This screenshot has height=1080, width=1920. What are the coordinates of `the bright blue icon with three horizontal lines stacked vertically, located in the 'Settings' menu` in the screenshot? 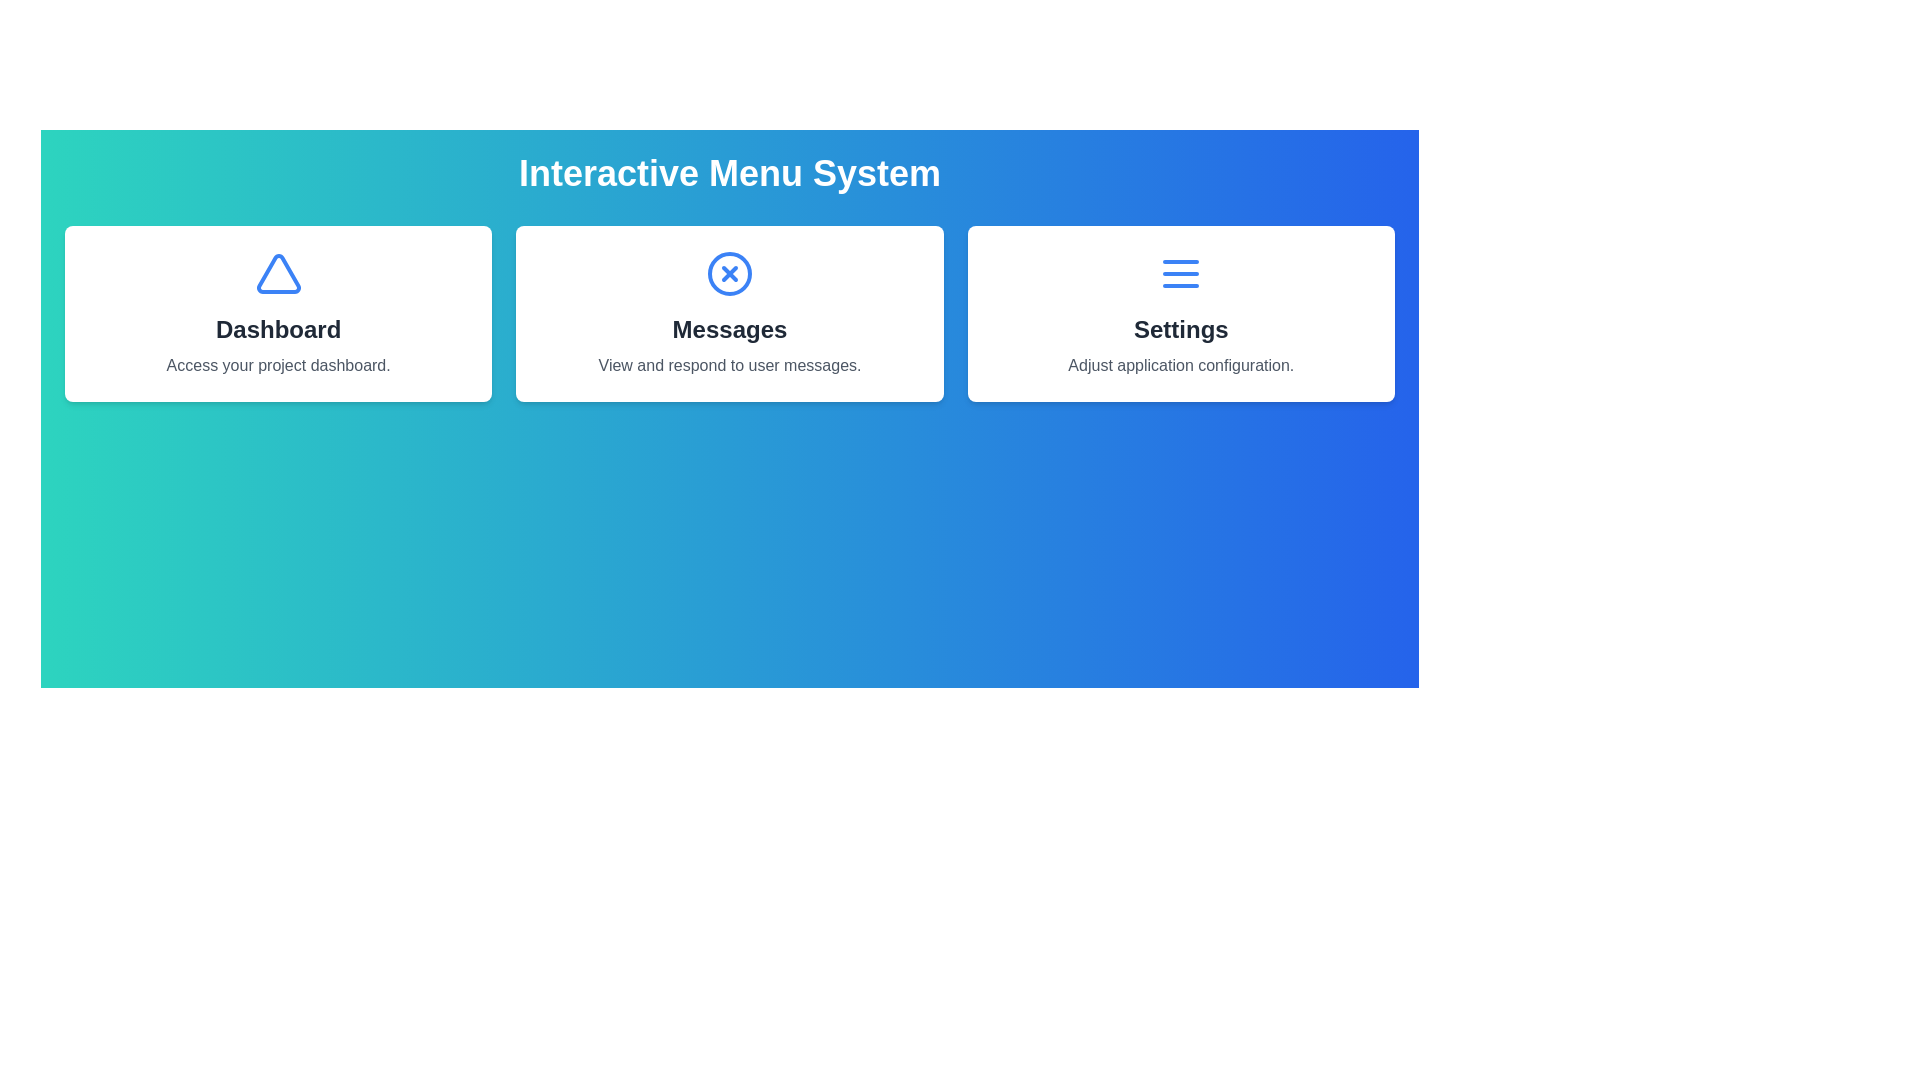 It's located at (1181, 273).